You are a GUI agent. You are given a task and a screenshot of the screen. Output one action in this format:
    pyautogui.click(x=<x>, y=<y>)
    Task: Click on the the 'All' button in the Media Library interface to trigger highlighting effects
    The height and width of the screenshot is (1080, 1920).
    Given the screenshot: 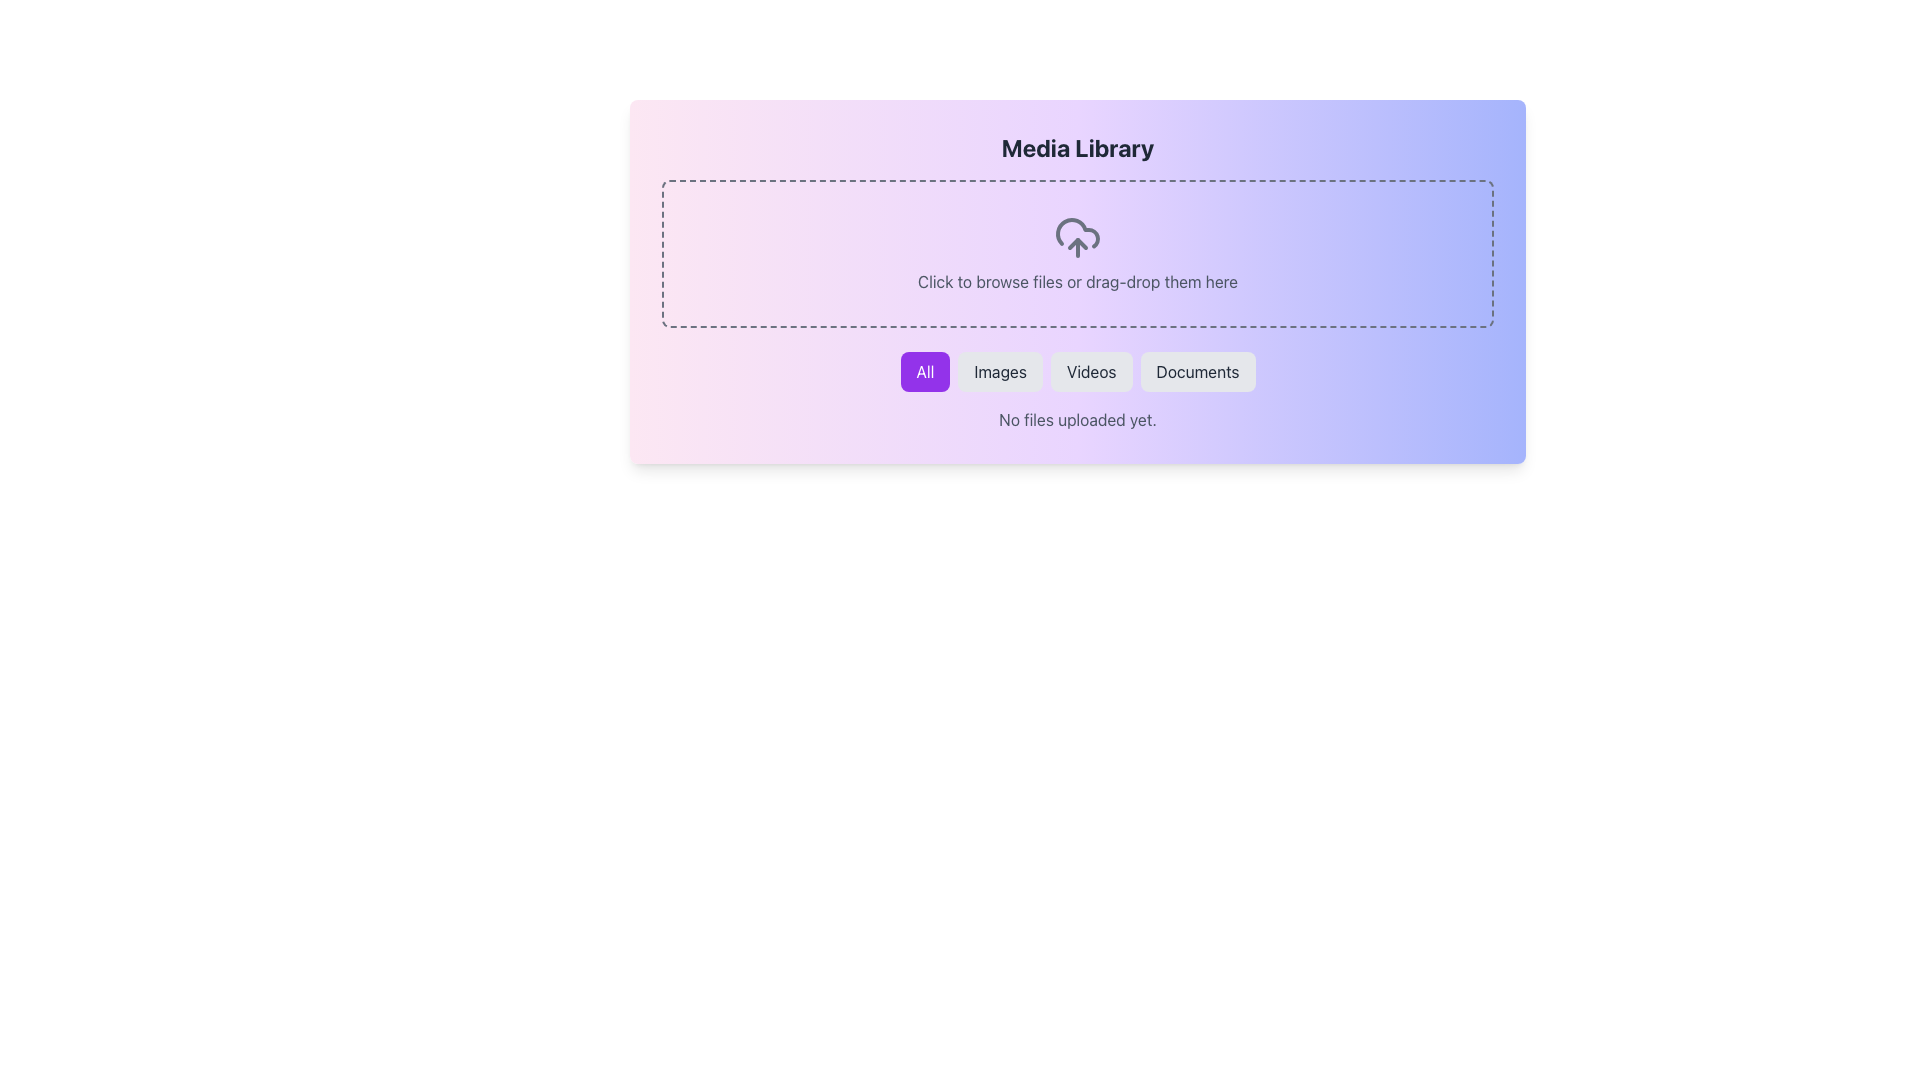 What is the action you would take?
    pyautogui.click(x=924, y=371)
    